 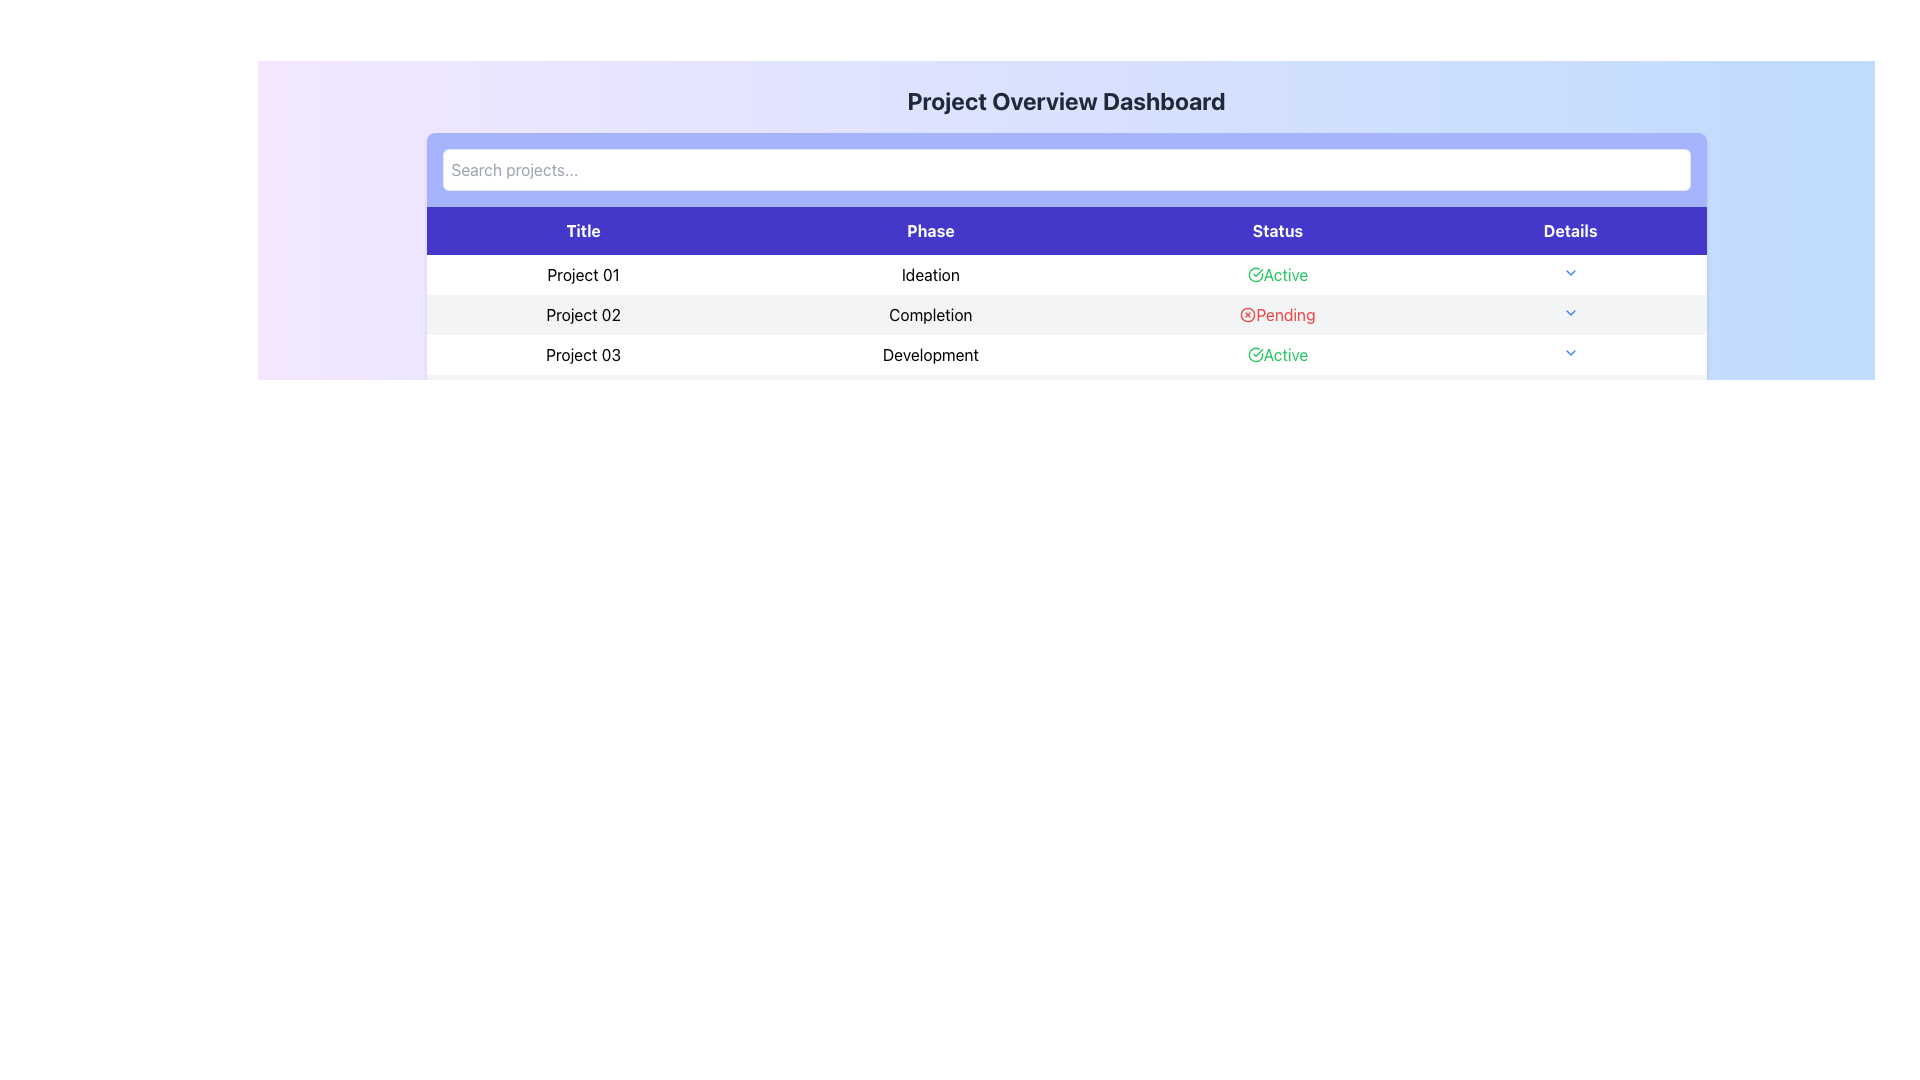 What do you see at coordinates (929, 315) in the screenshot?
I see `the text label indicating the current phase of 'Project 02' in the project's table, located in the second row under the 'Phase' column` at bounding box center [929, 315].